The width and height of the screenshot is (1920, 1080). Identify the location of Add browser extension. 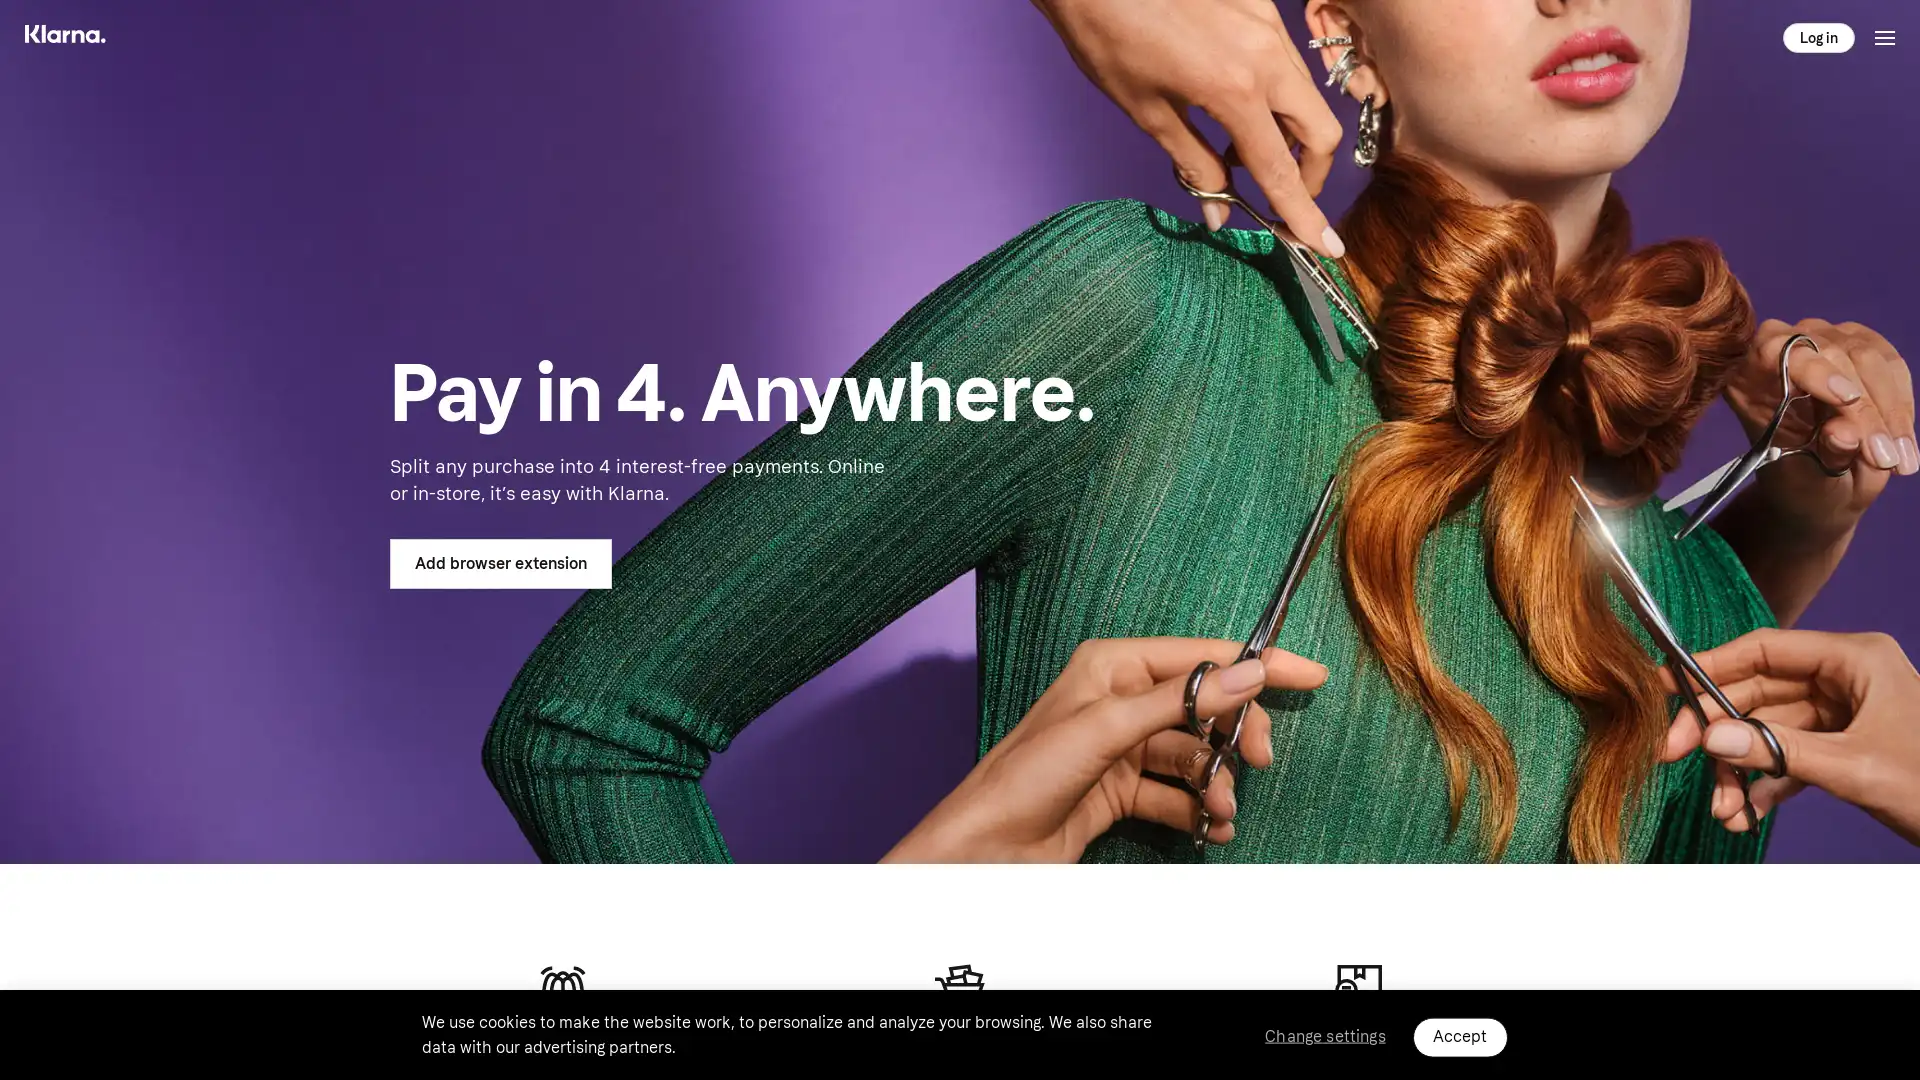
(500, 563).